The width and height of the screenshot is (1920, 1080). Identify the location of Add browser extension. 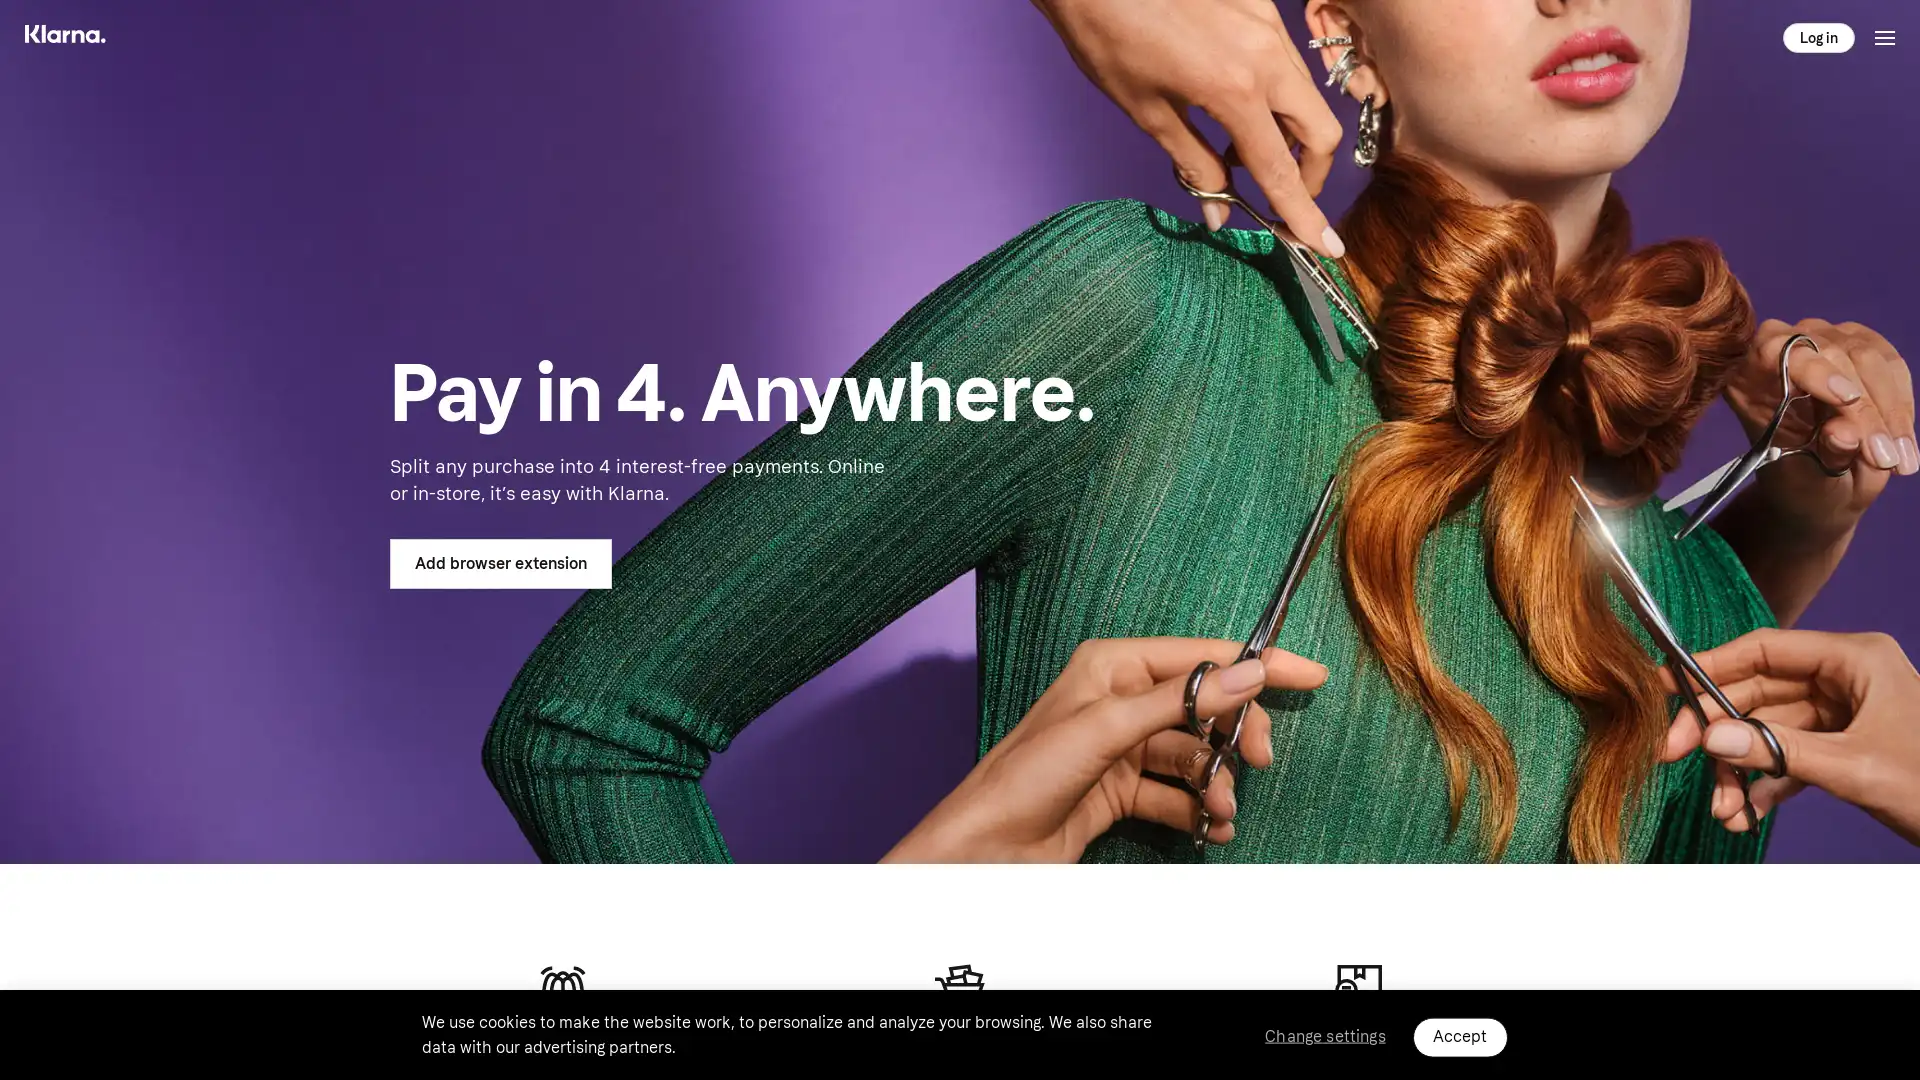
(500, 563).